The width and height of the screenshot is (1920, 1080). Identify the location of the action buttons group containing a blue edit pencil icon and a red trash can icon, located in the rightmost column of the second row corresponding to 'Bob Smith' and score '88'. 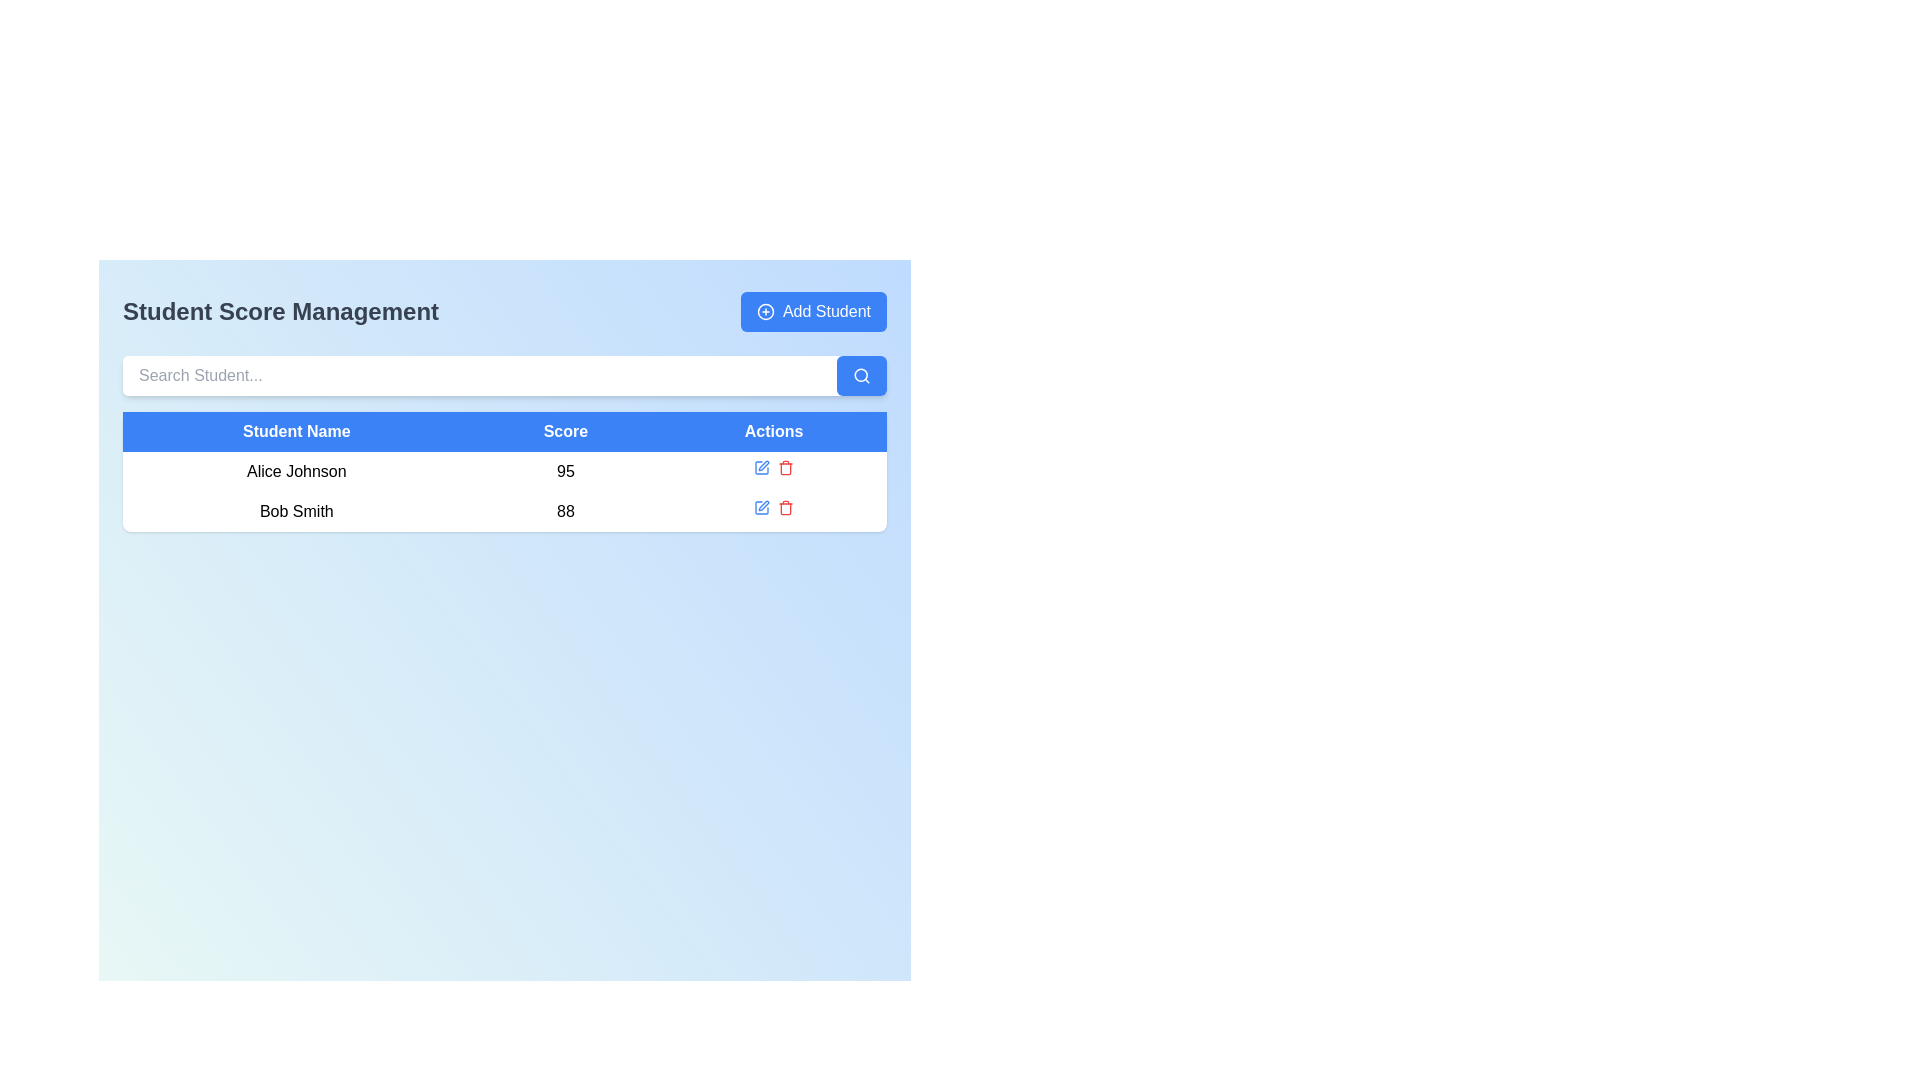
(773, 507).